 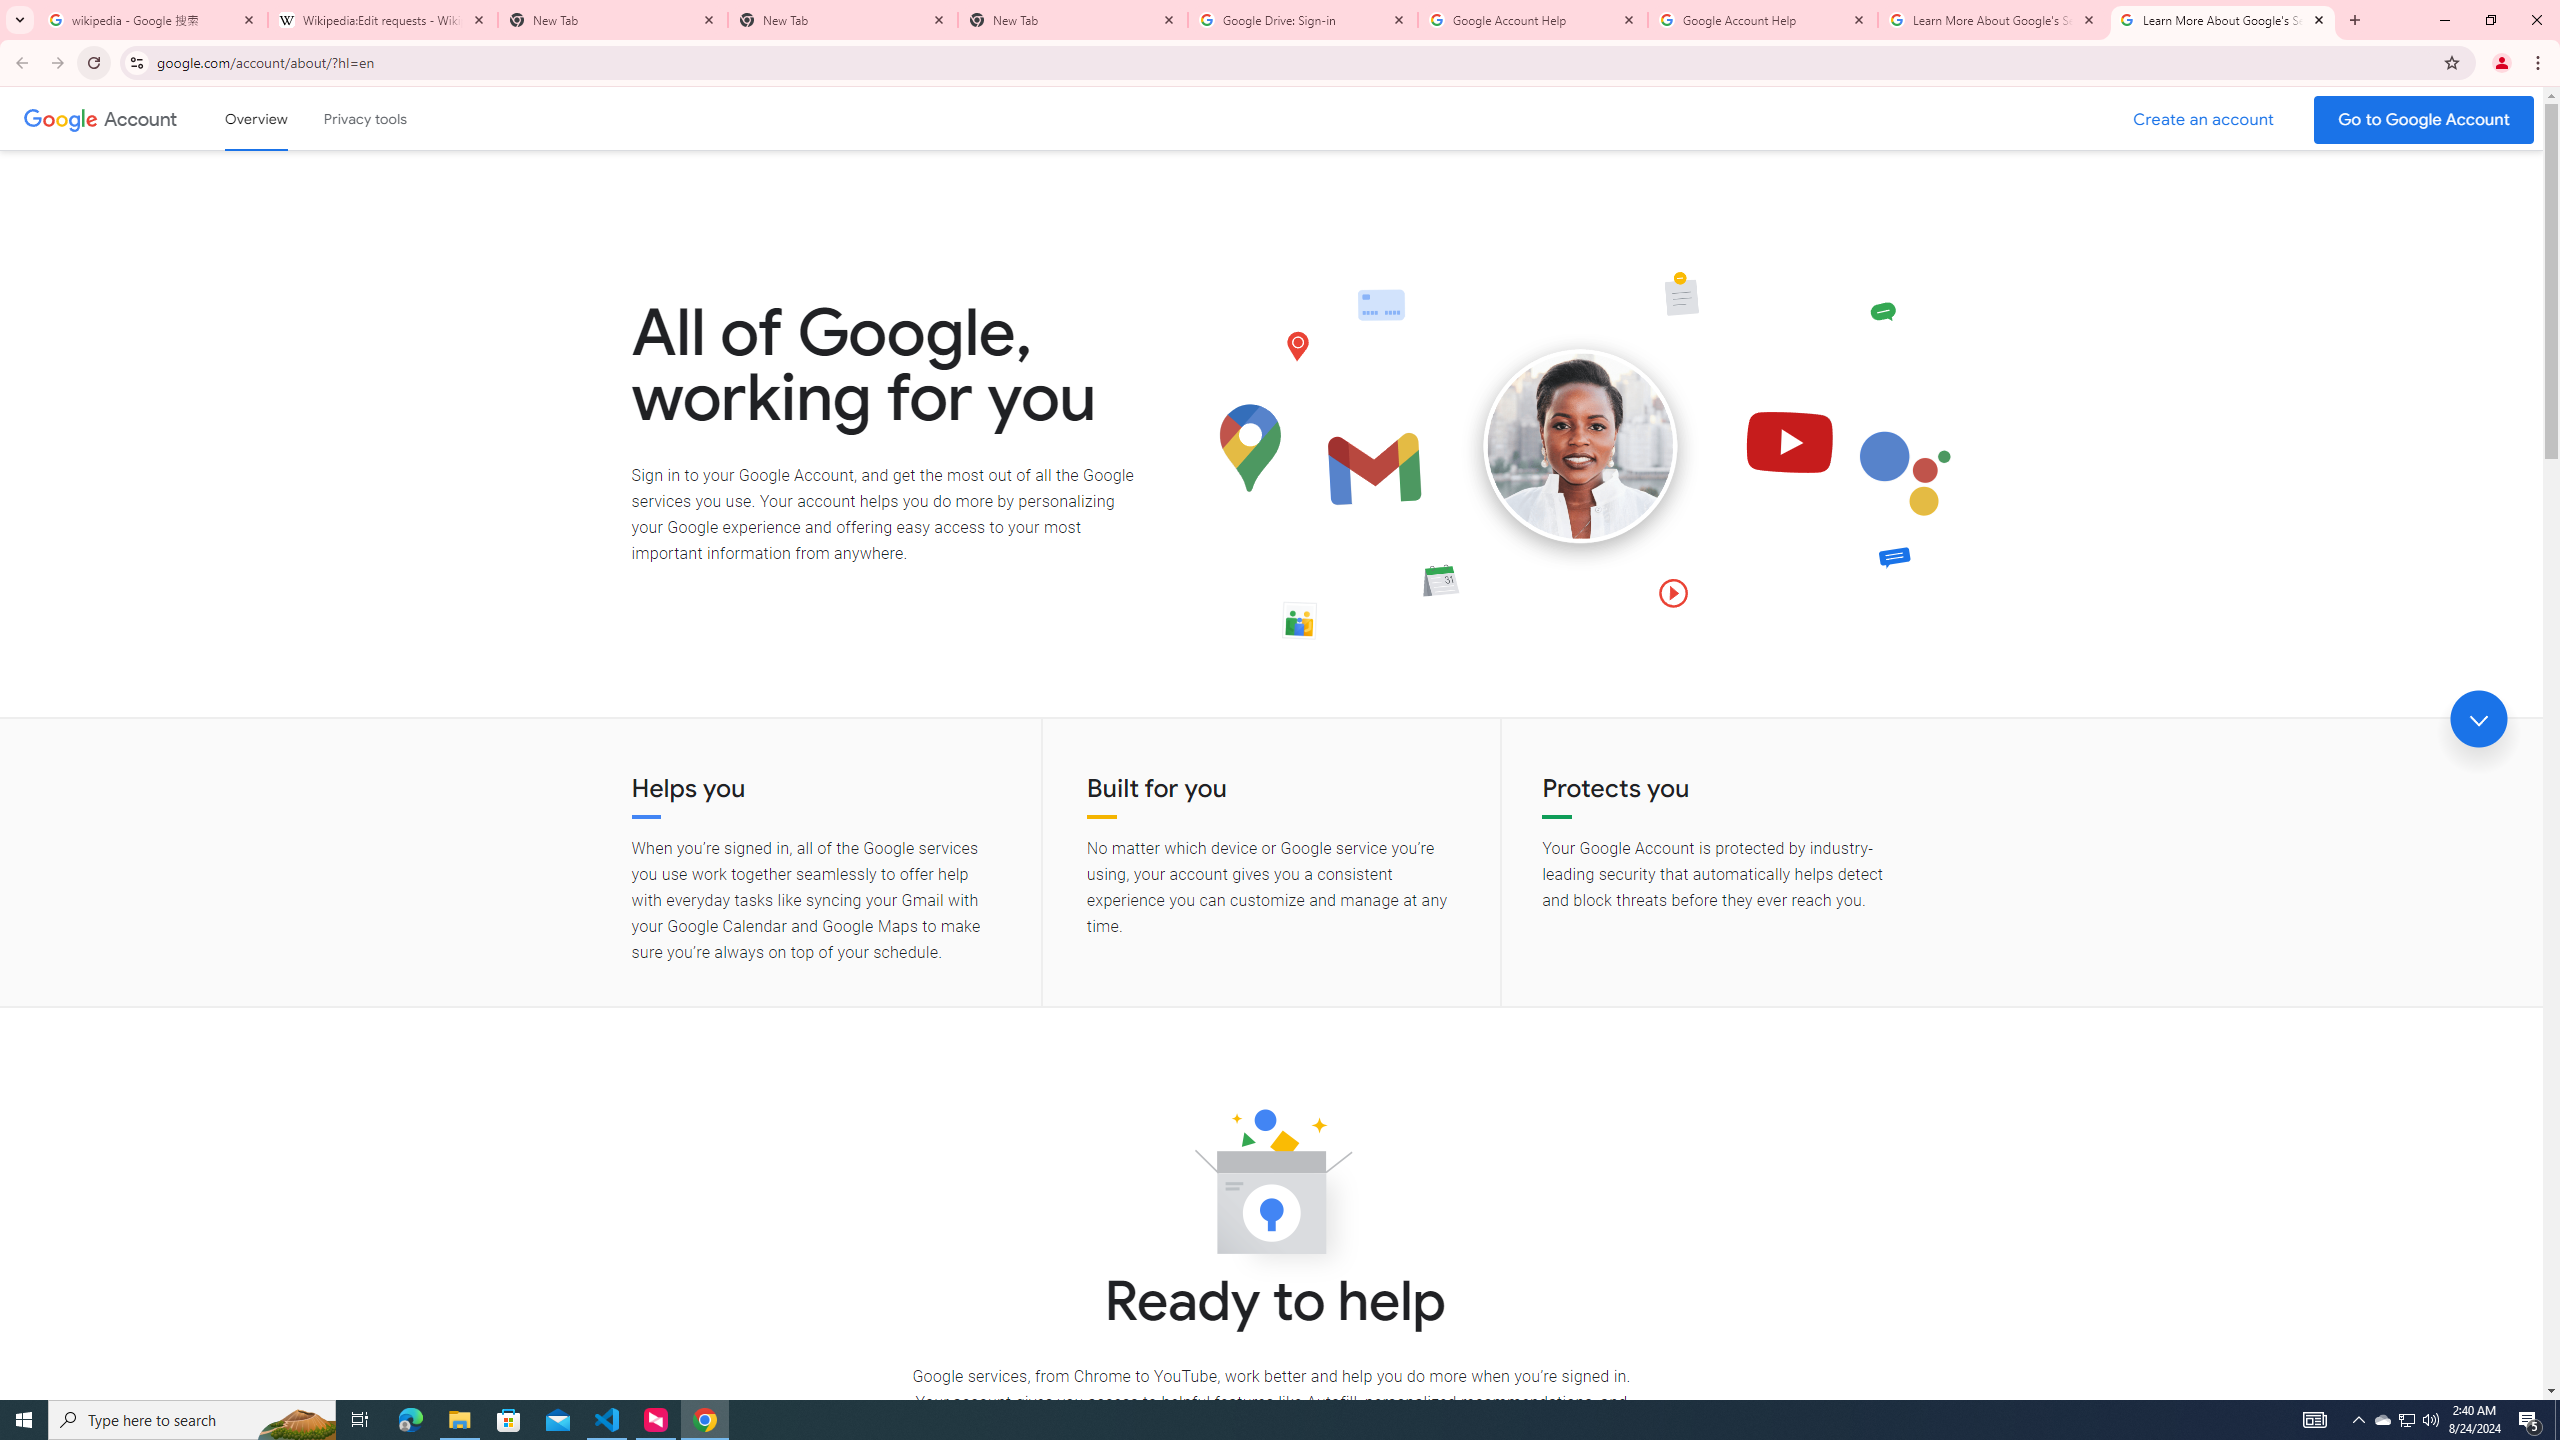 What do you see at coordinates (382, 19) in the screenshot?
I see `'Wikipedia:Edit requests - Wikipedia'` at bounding box center [382, 19].